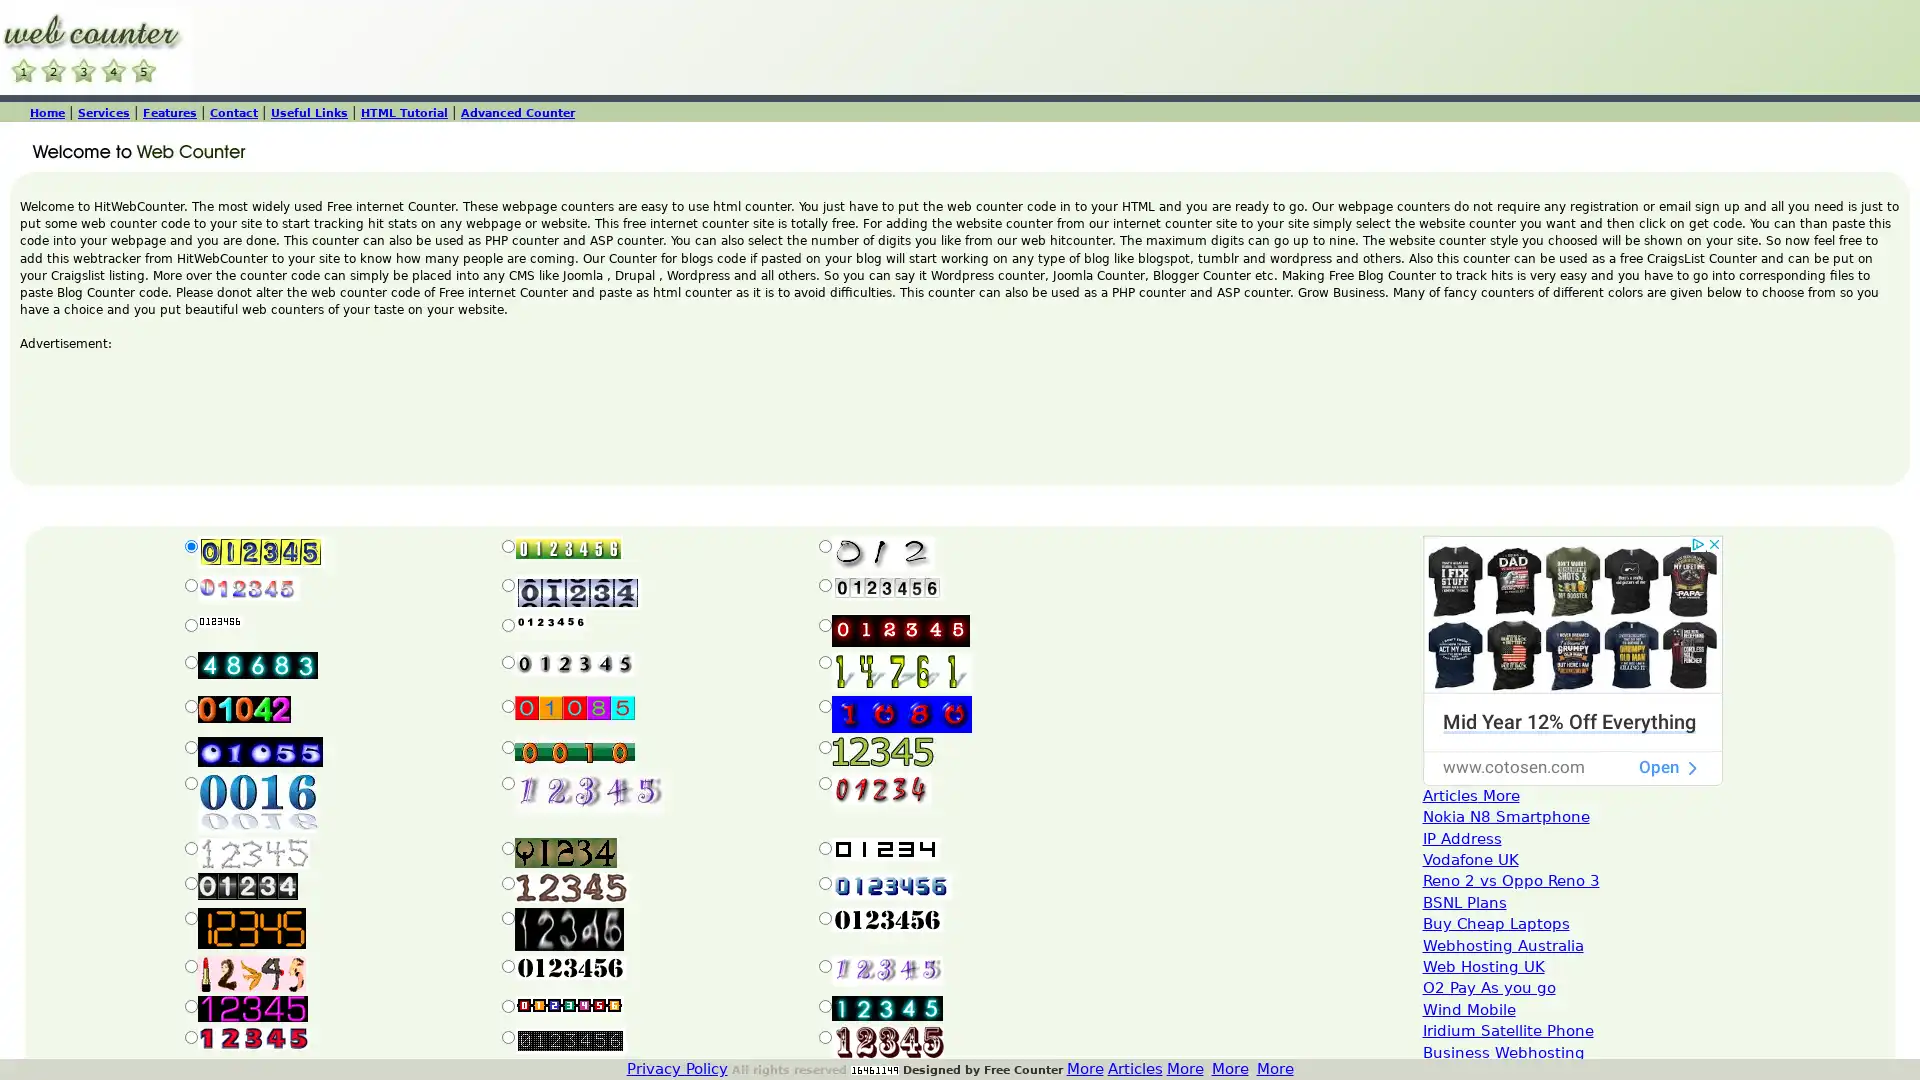 This screenshot has width=1920, height=1080. I want to click on Submit, so click(881, 752).